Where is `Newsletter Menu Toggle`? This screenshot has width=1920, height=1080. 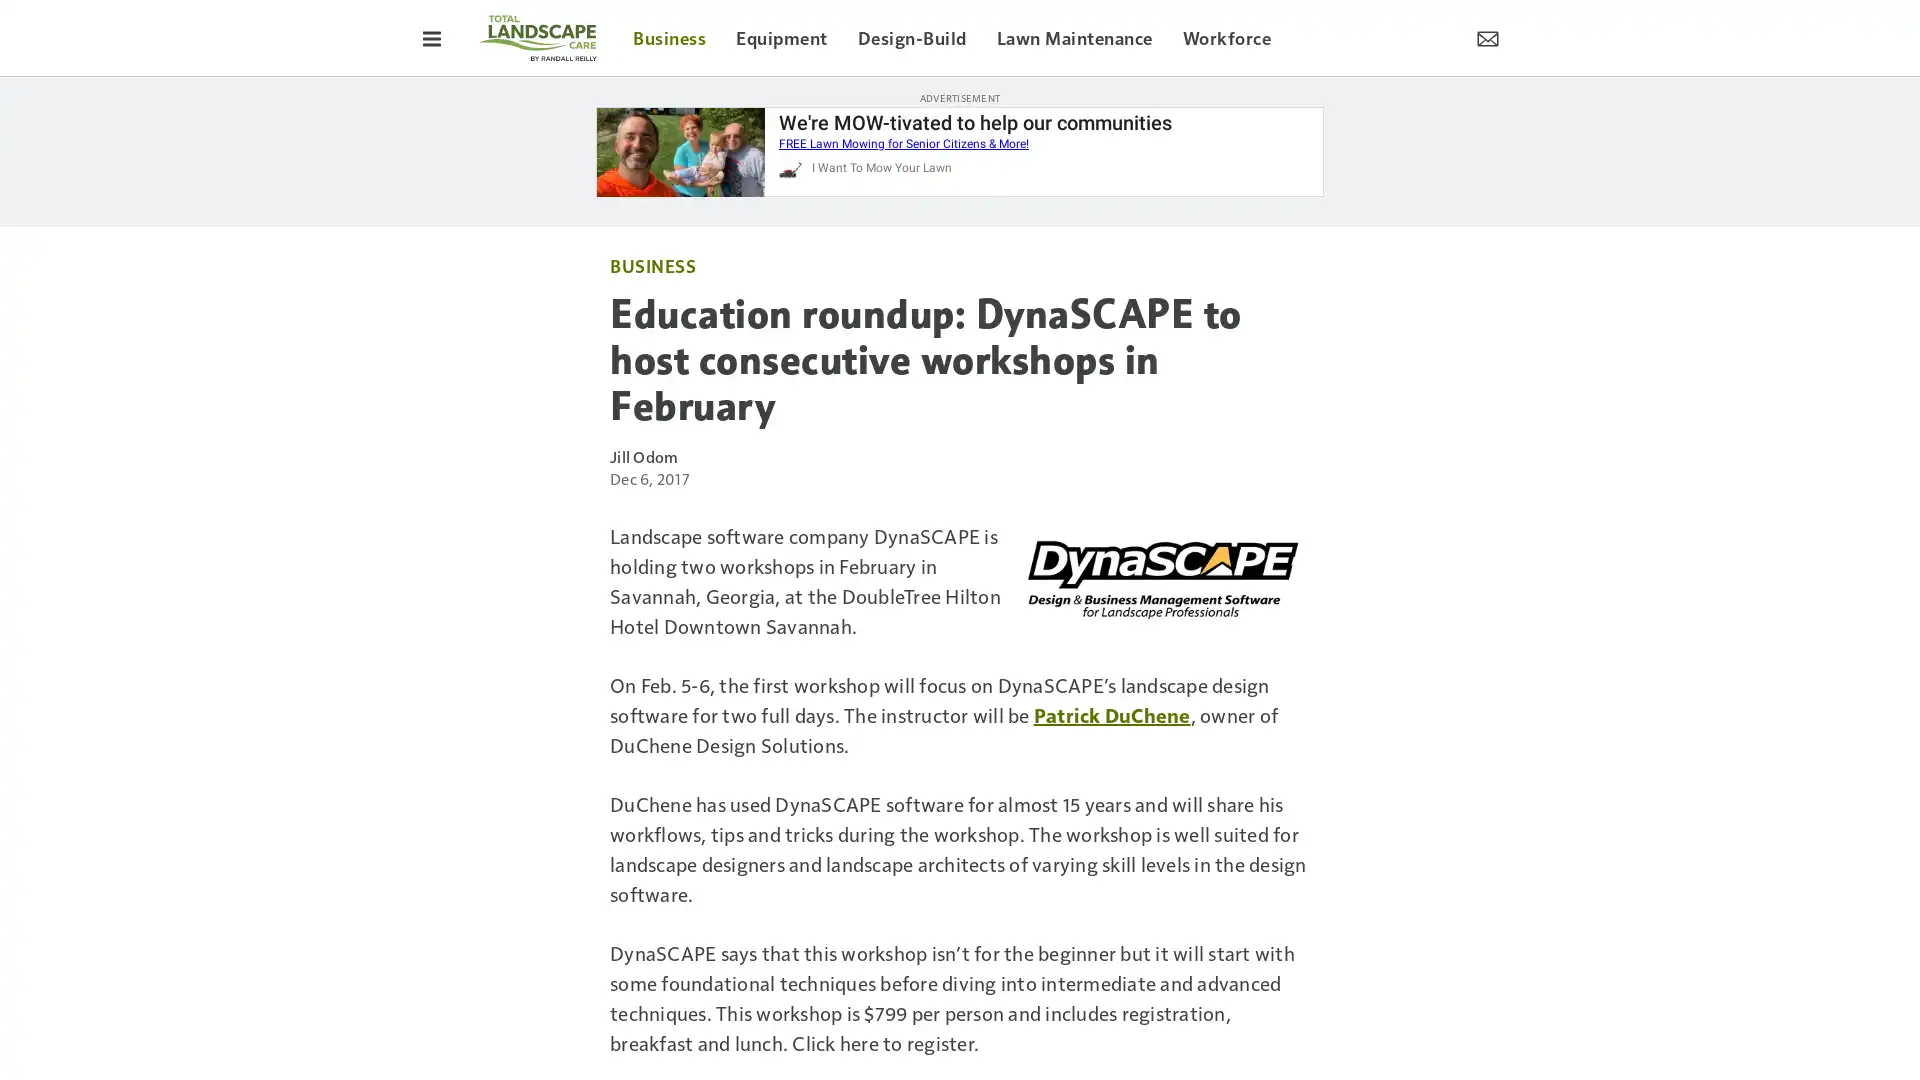
Newsletter Menu Toggle is located at coordinates (1488, 37).